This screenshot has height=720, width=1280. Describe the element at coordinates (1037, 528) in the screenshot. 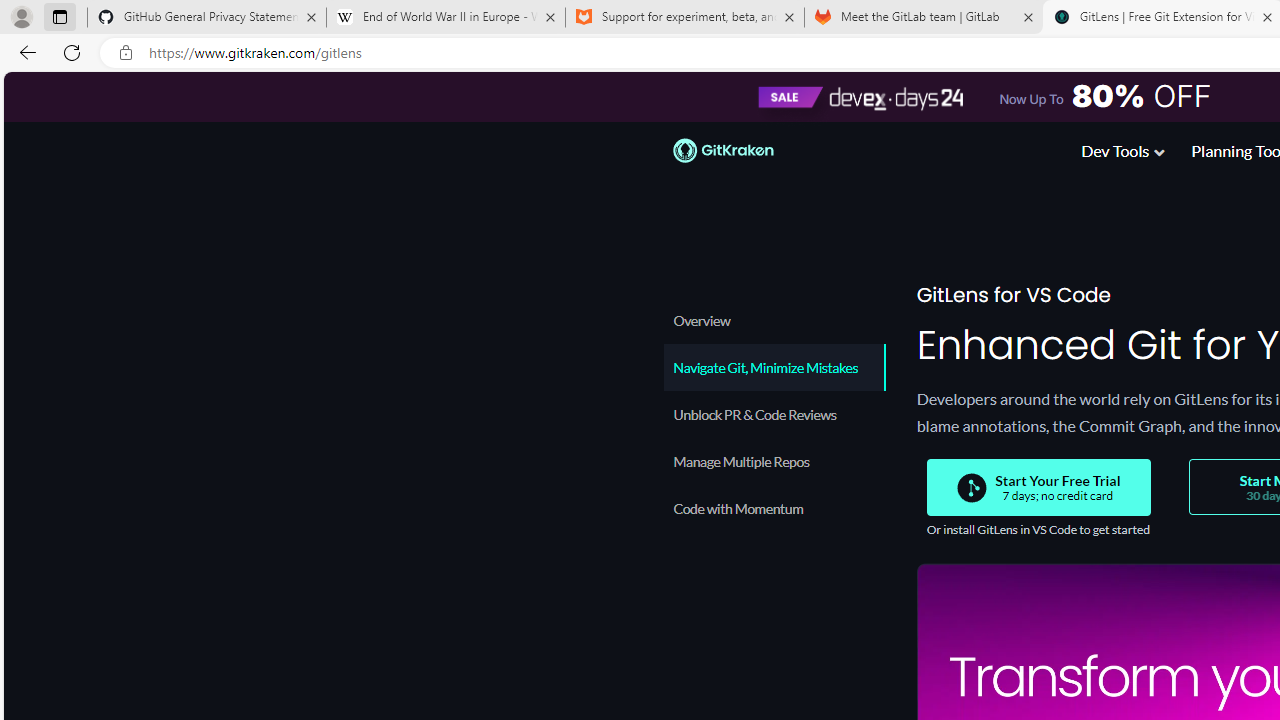

I see `'Or install GitLens in VS Code to get started'` at that location.